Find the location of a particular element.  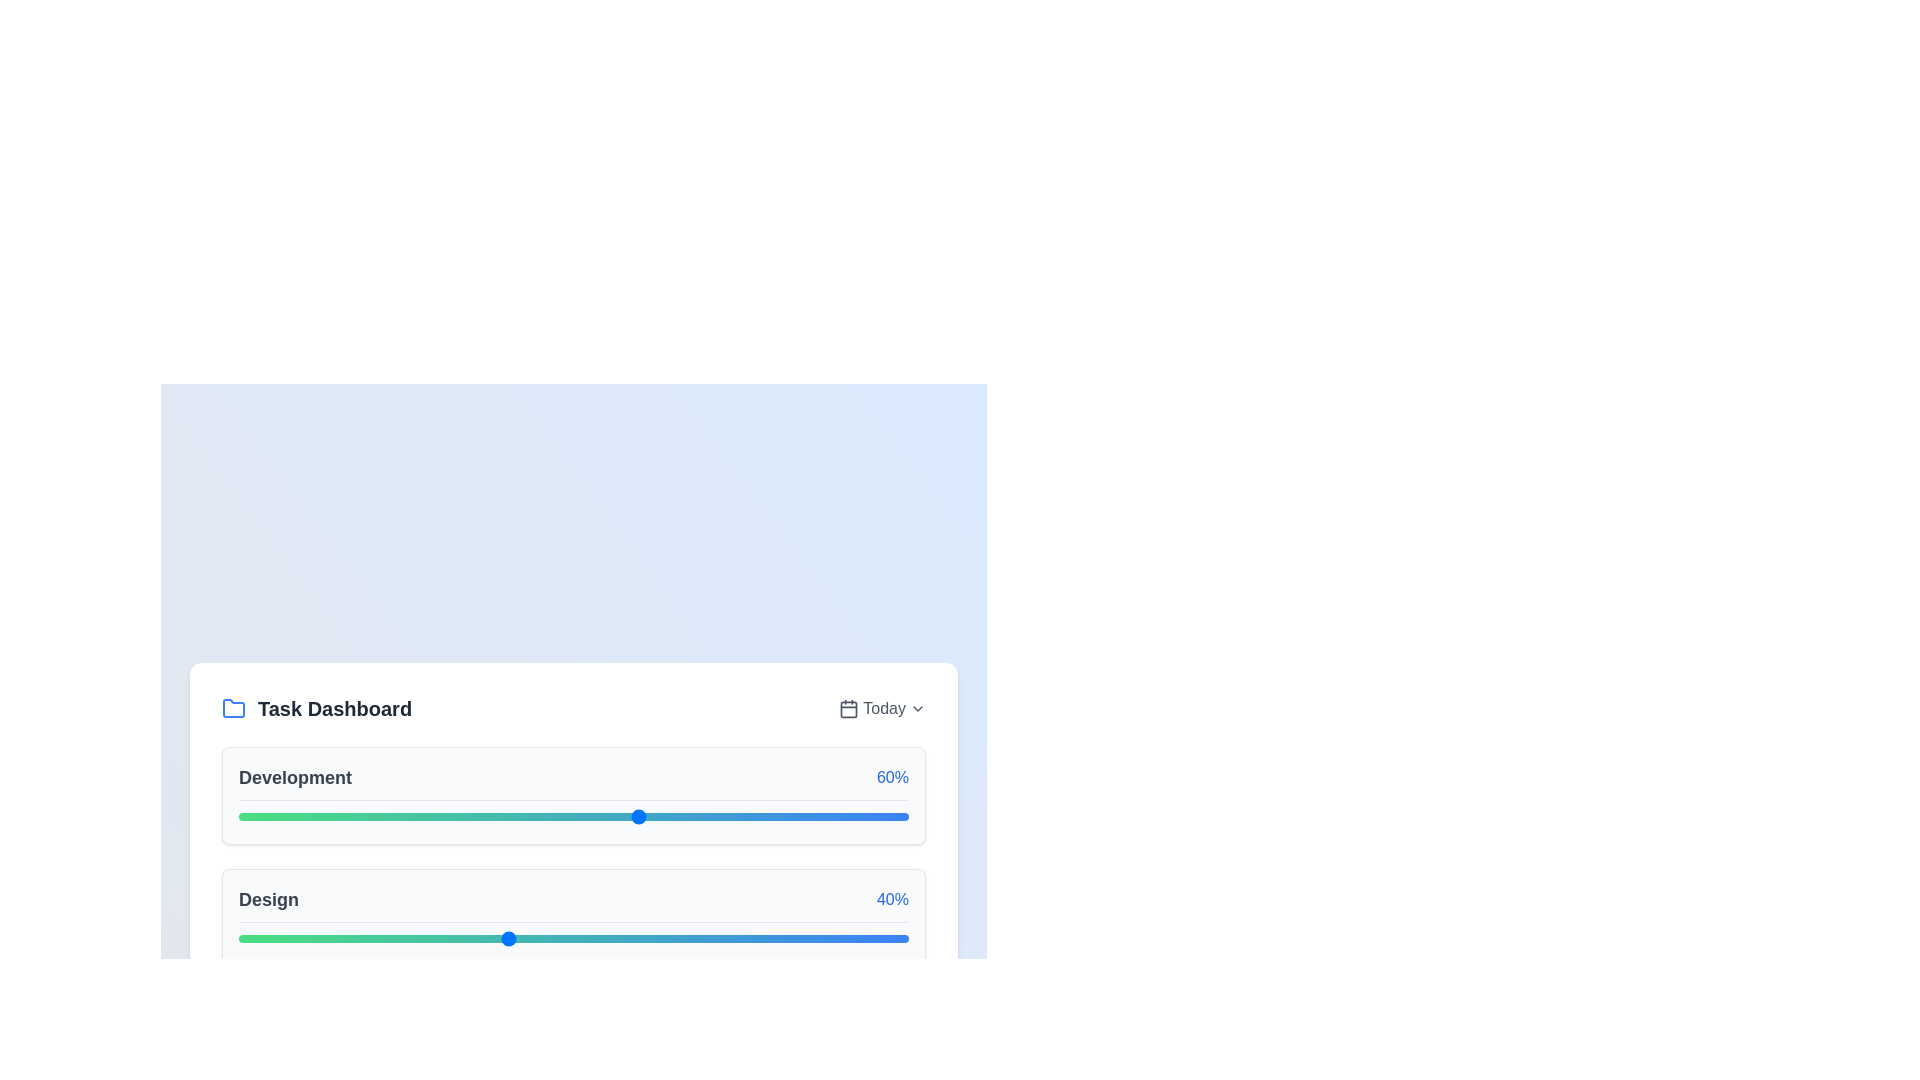

displayed text of the Text Label that shows the currently selected date, located between the calendar icon and dropdown arrow in the Task Dashboard card is located at coordinates (883, 708).